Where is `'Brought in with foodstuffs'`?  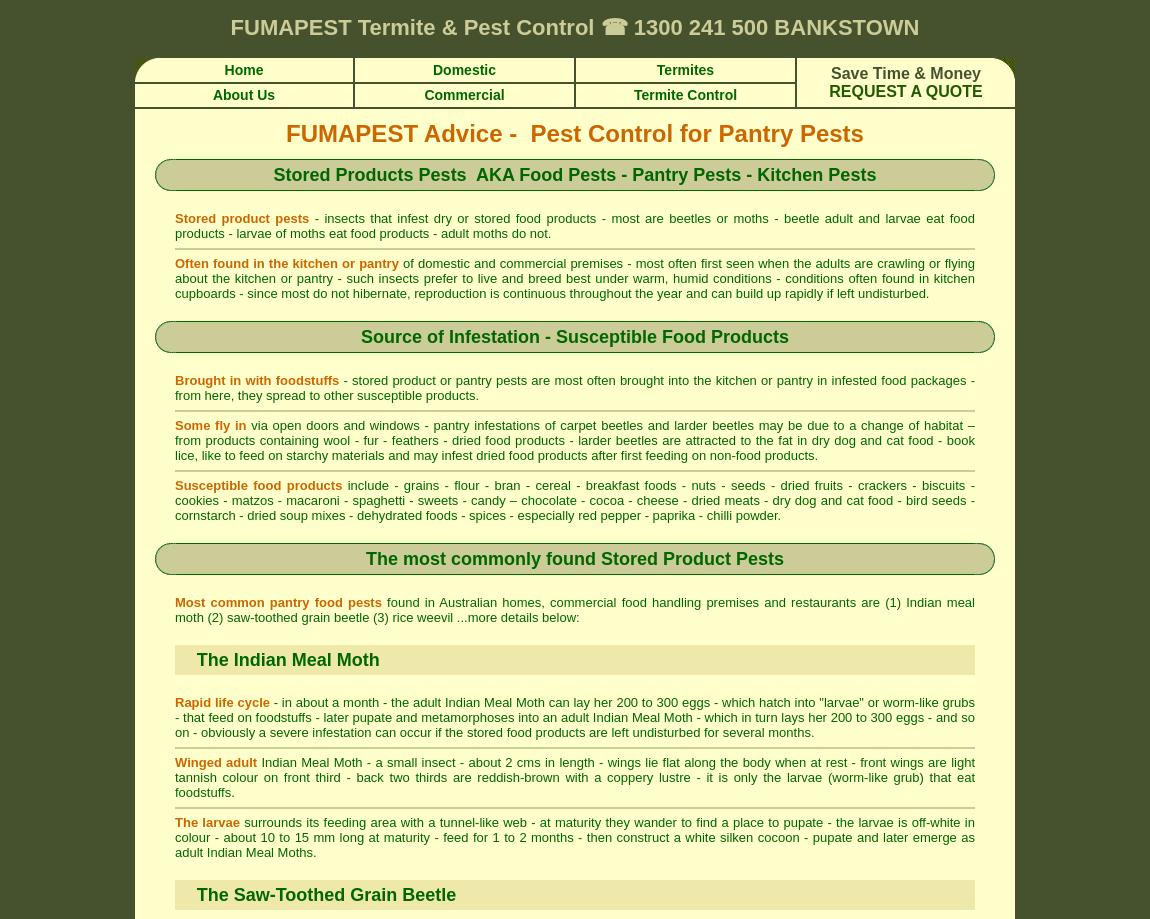
'Brought in with foodstuffs' is located at coordinates (256, 380).